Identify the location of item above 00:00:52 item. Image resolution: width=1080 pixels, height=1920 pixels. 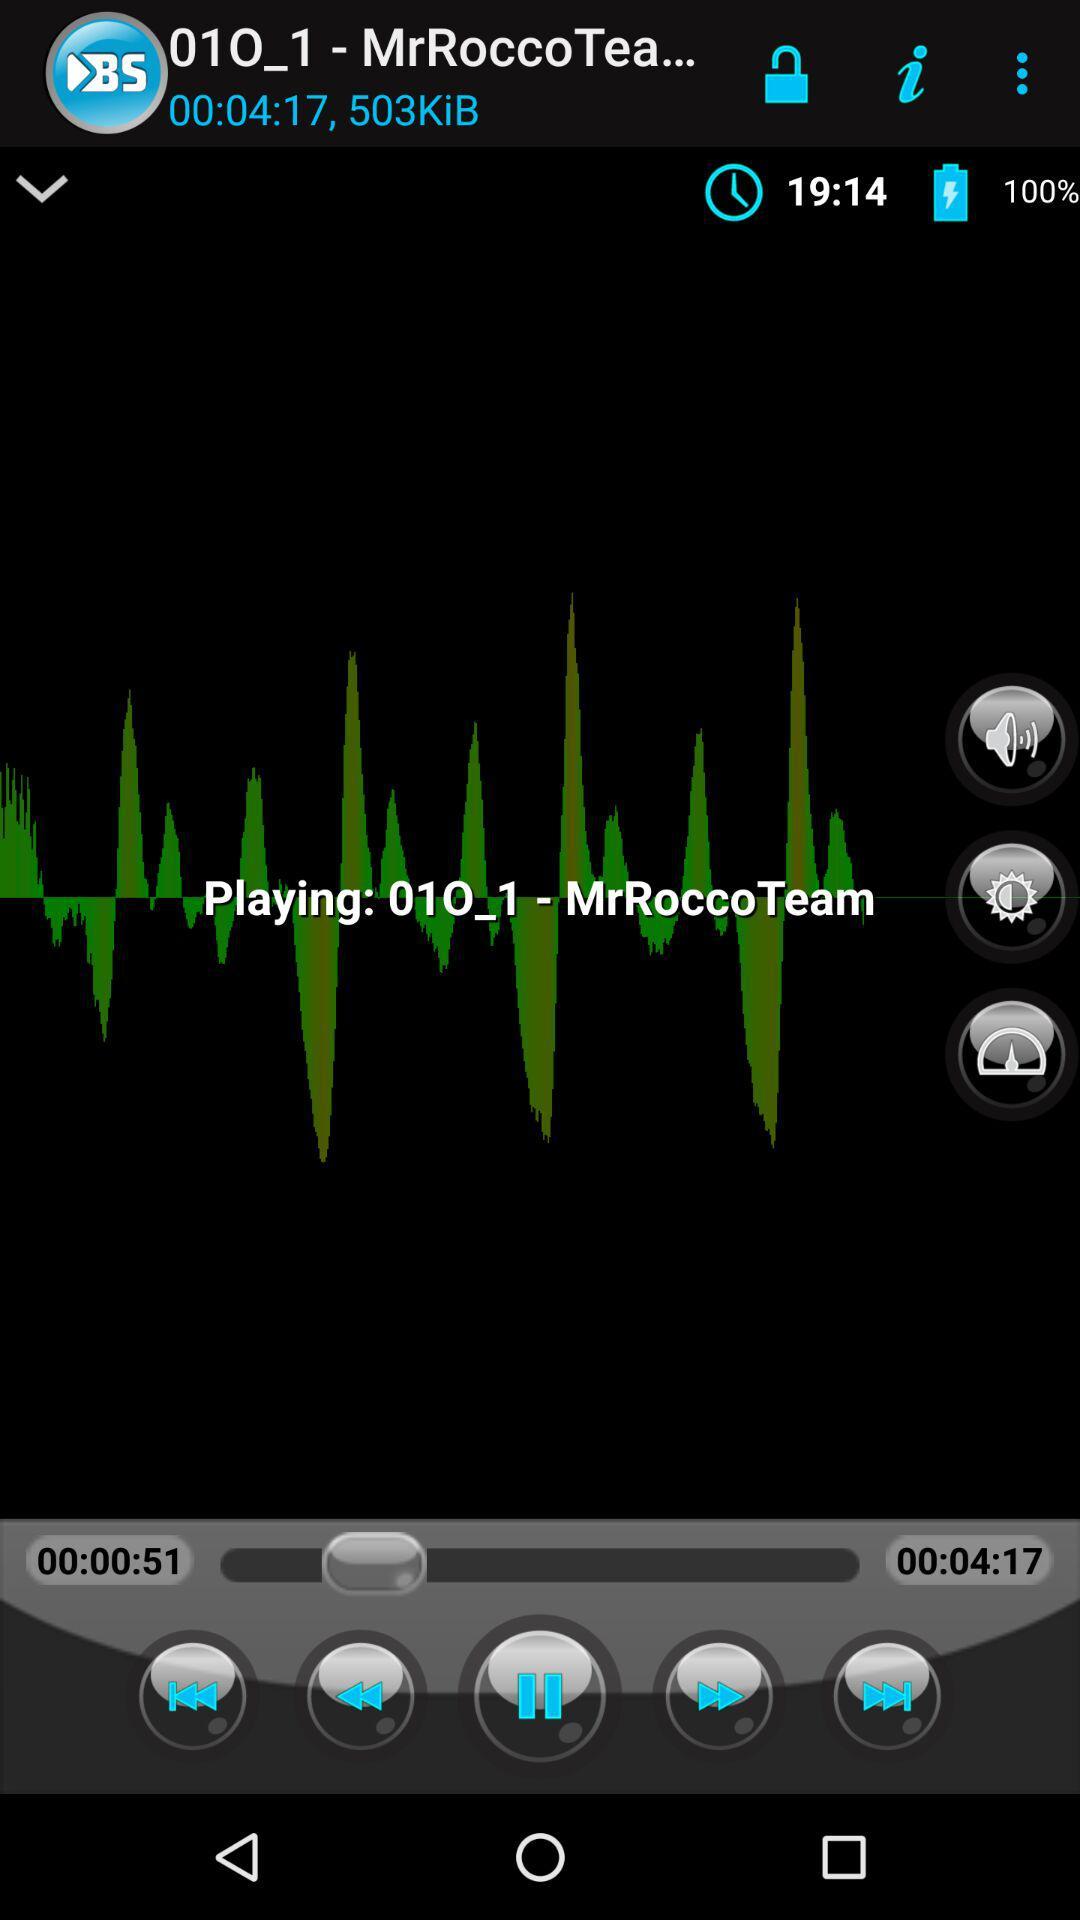
(42, 188).